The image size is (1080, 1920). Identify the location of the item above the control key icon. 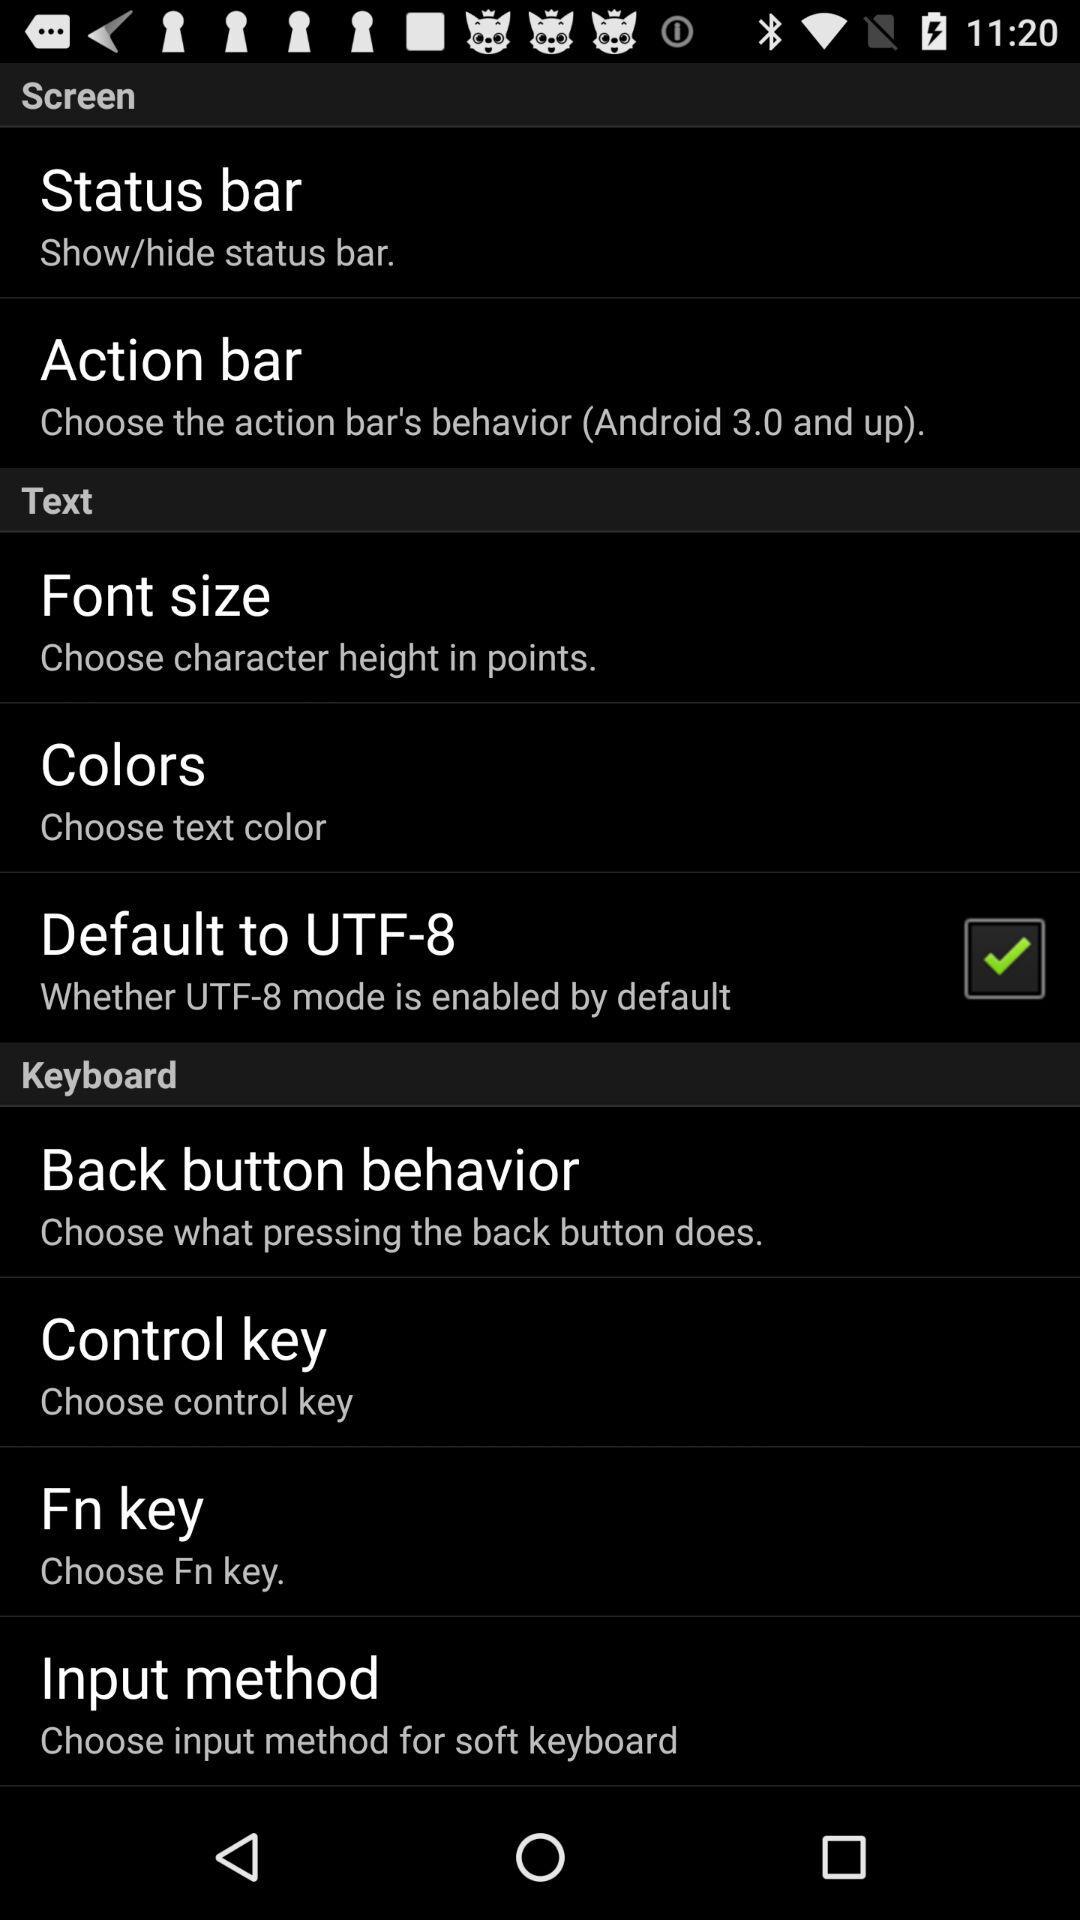
(401, 1229).